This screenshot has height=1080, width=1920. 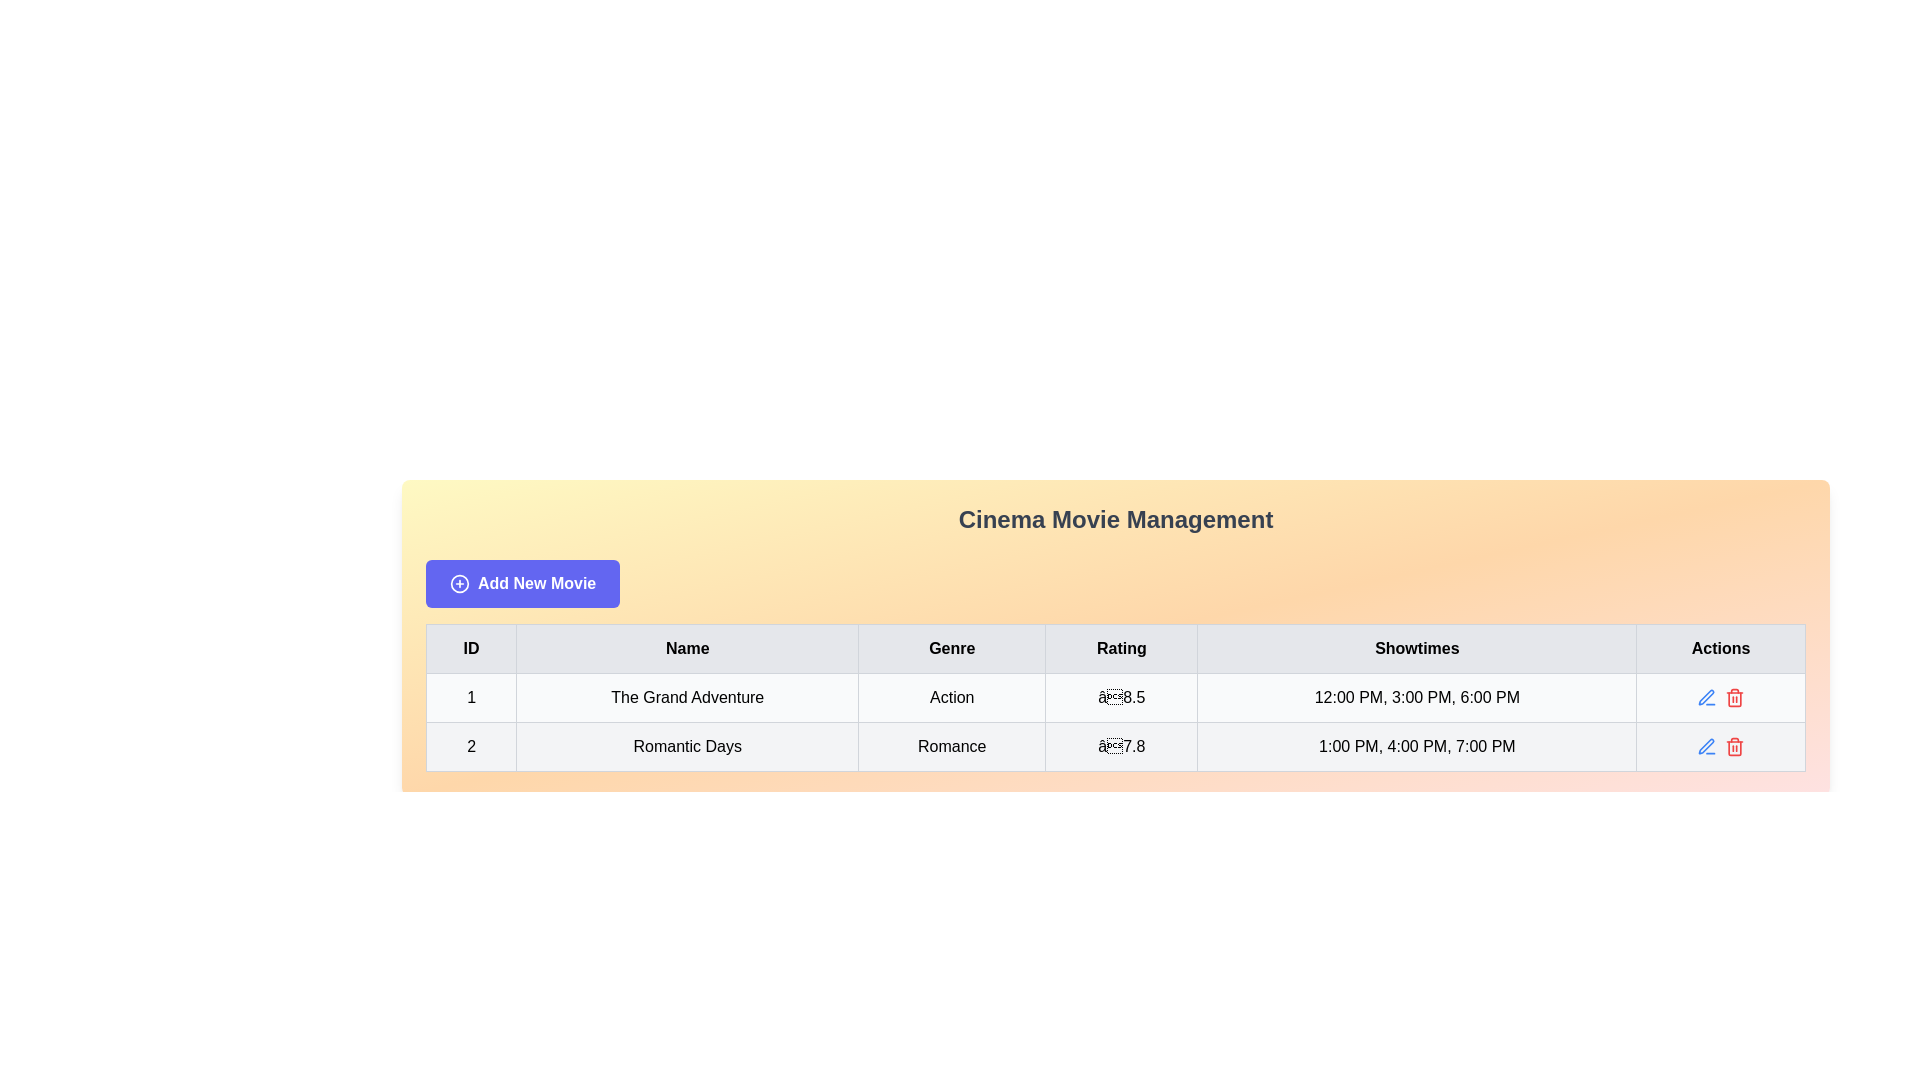 What do you see at coordinates (1720, 747) in the screenshot?
I see `the interactive action icons in the last column of the second row of the table` at bounding box center [1720, 747].